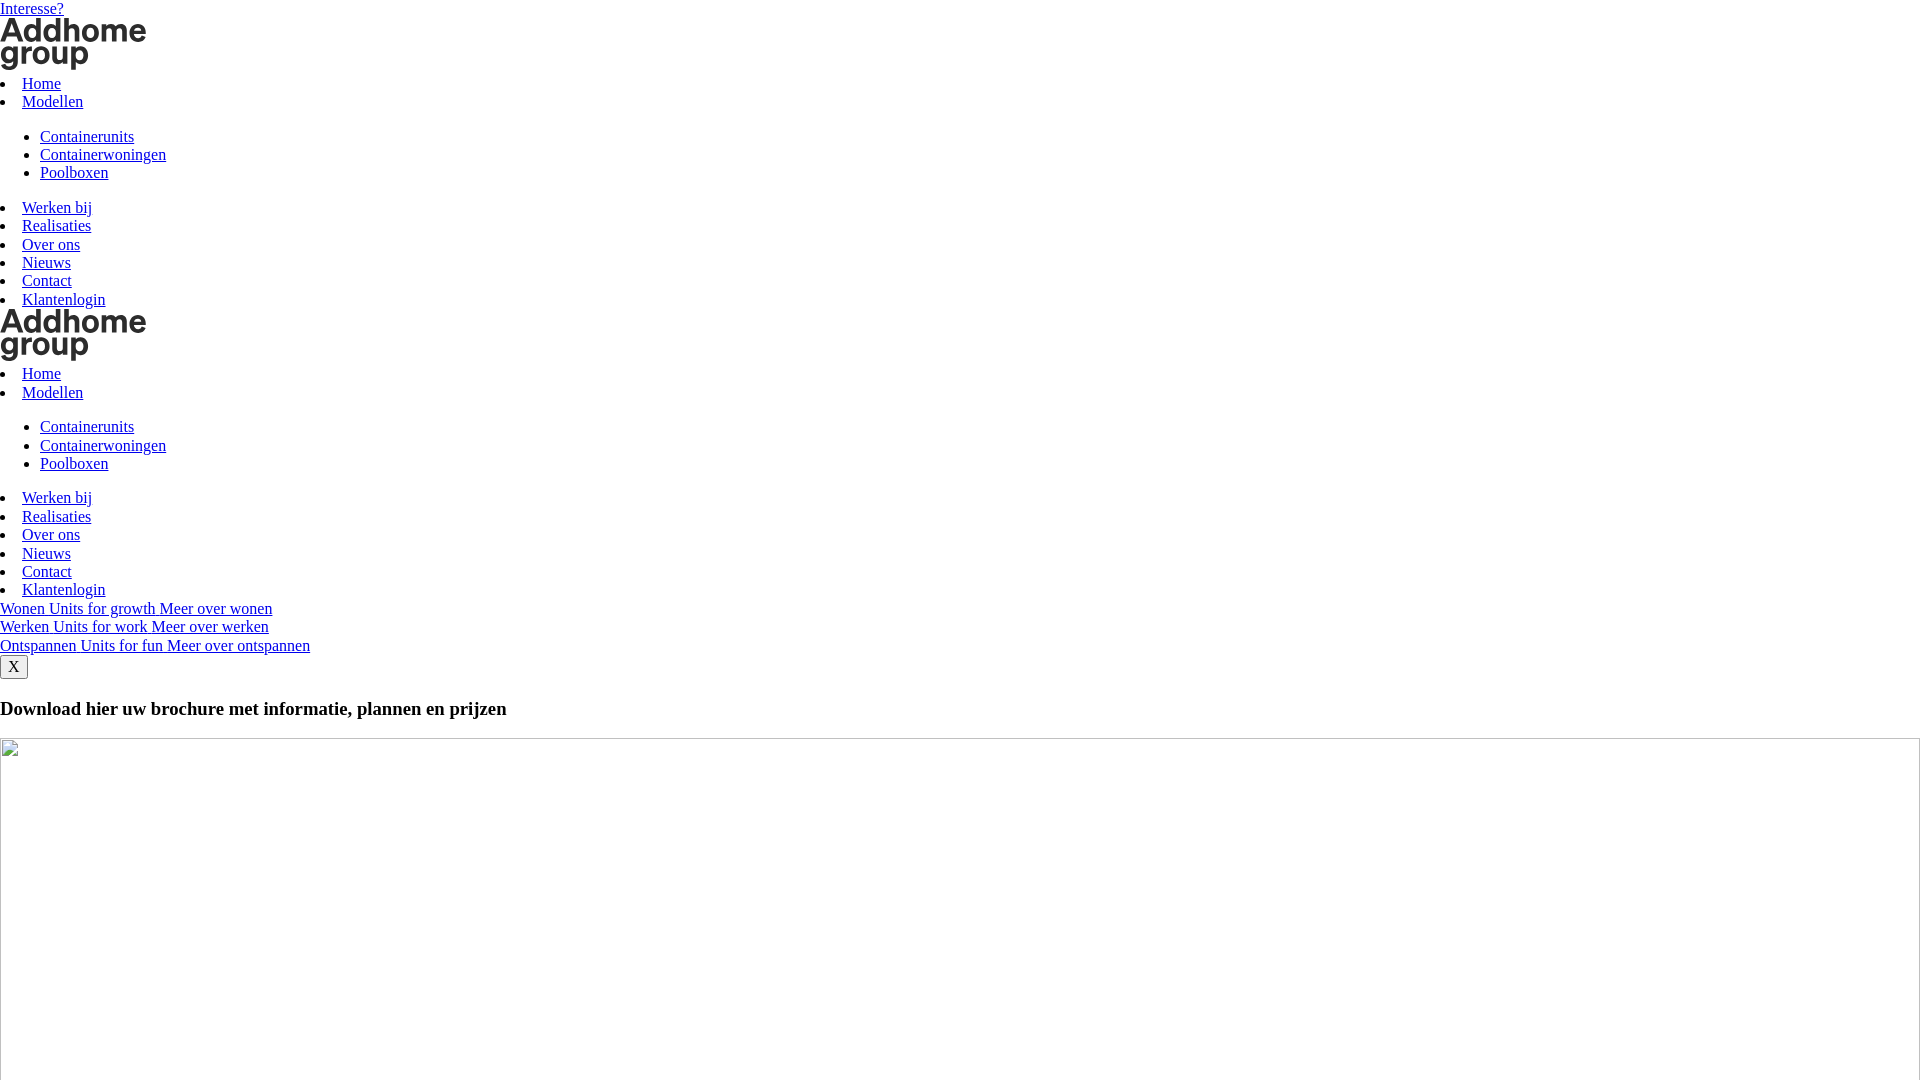 This screenshot has height=1080, width=1920. I want to click on 'Contact', so click(47, 571).